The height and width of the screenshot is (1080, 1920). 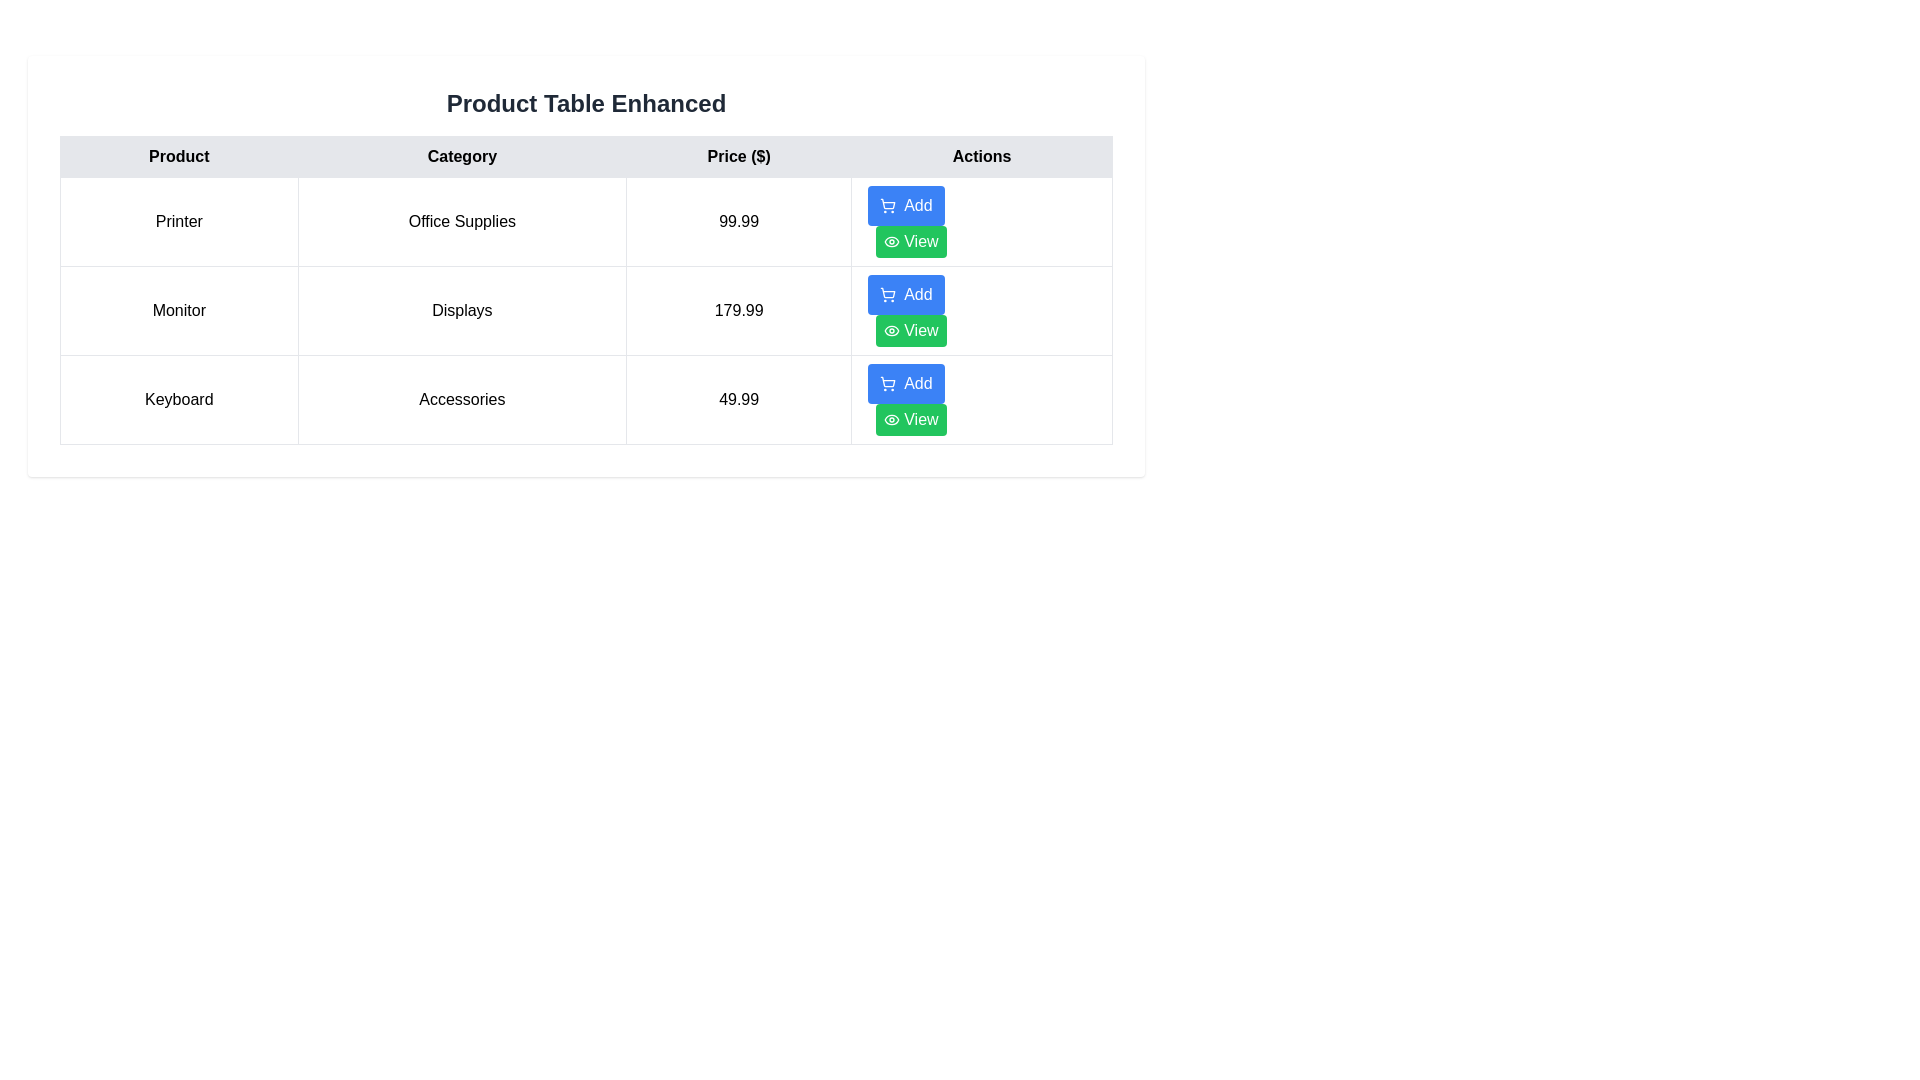 What do you see at coordinates (891, 241) in the screenshot?
I see `the green 'View' button containing an eye-shaped SVG icon in the third row of the product table` at bounding box center [891, 241].